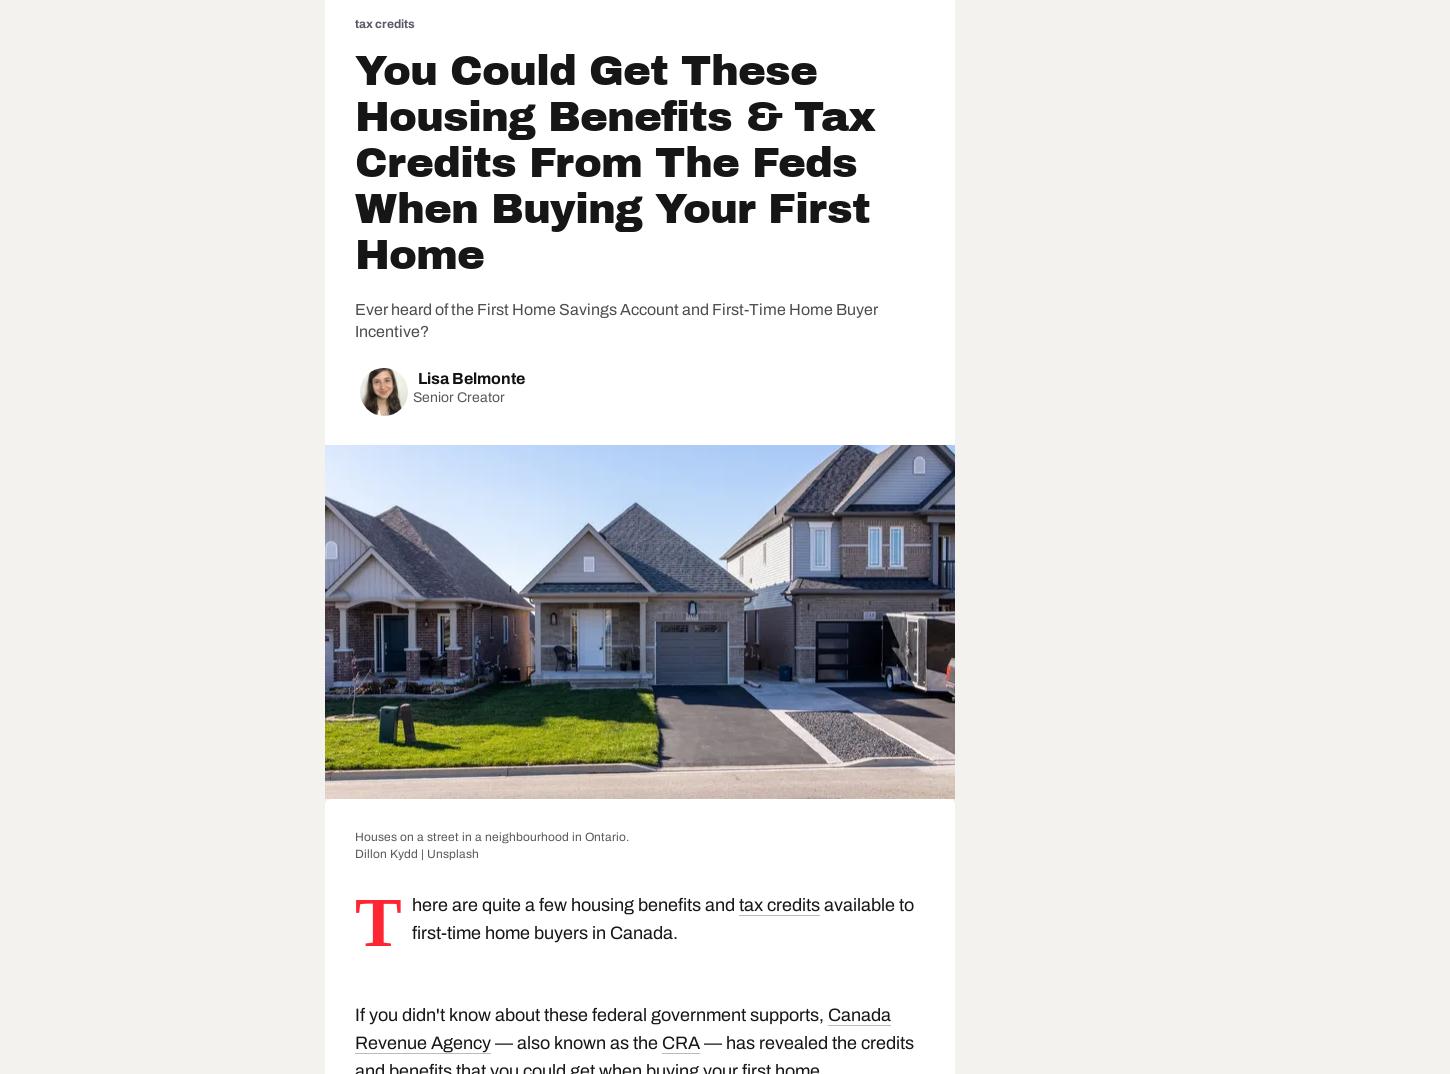 The width and height of the screenshot is (1450, 1074). What do you see at coordinates (680, 1041) in the screenshot?
I see `'CRA'` at bounding box center [680, 1041].